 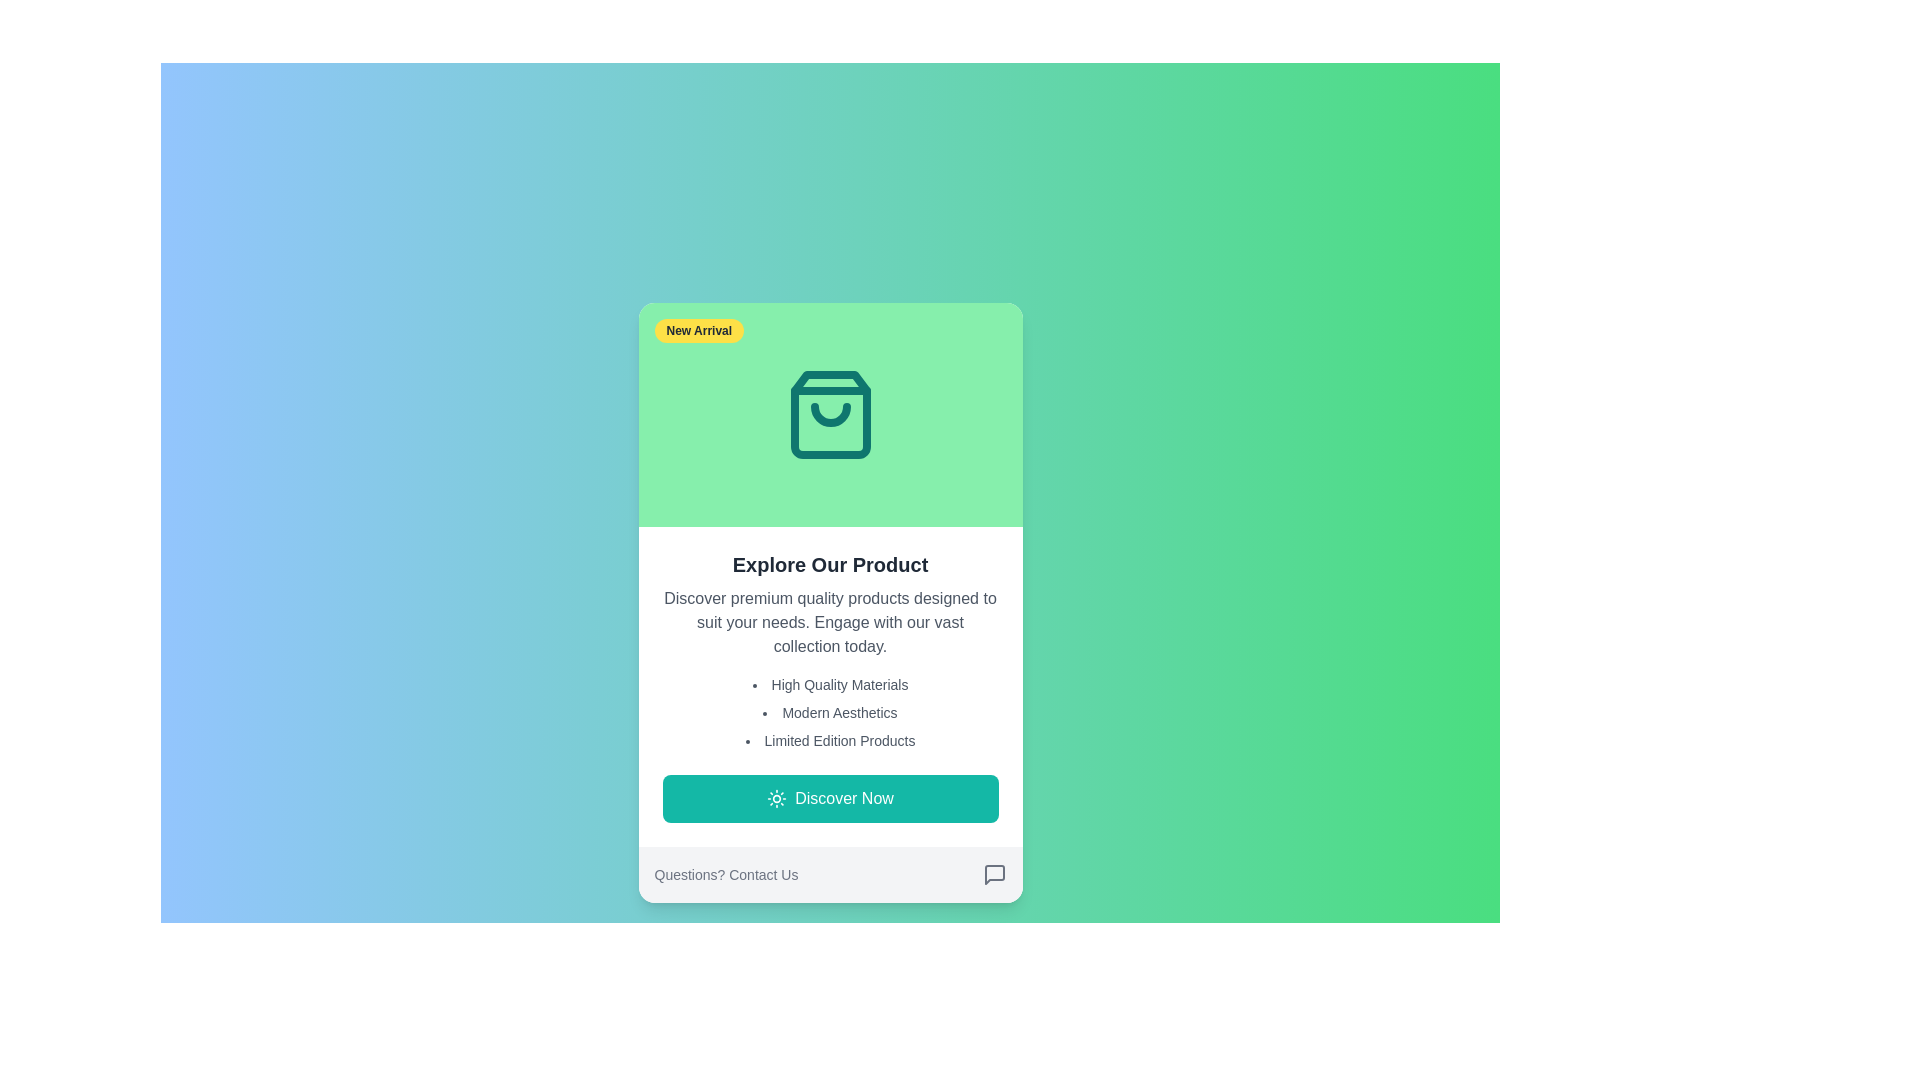 What do you see at coordinates (830, 564) in the screenshot?
I see `bold heading text 'Explore Our Product' located in a light green card interface, positioned beneath an icon and a label 'New Arrival'` at bounding box center [830, 564].